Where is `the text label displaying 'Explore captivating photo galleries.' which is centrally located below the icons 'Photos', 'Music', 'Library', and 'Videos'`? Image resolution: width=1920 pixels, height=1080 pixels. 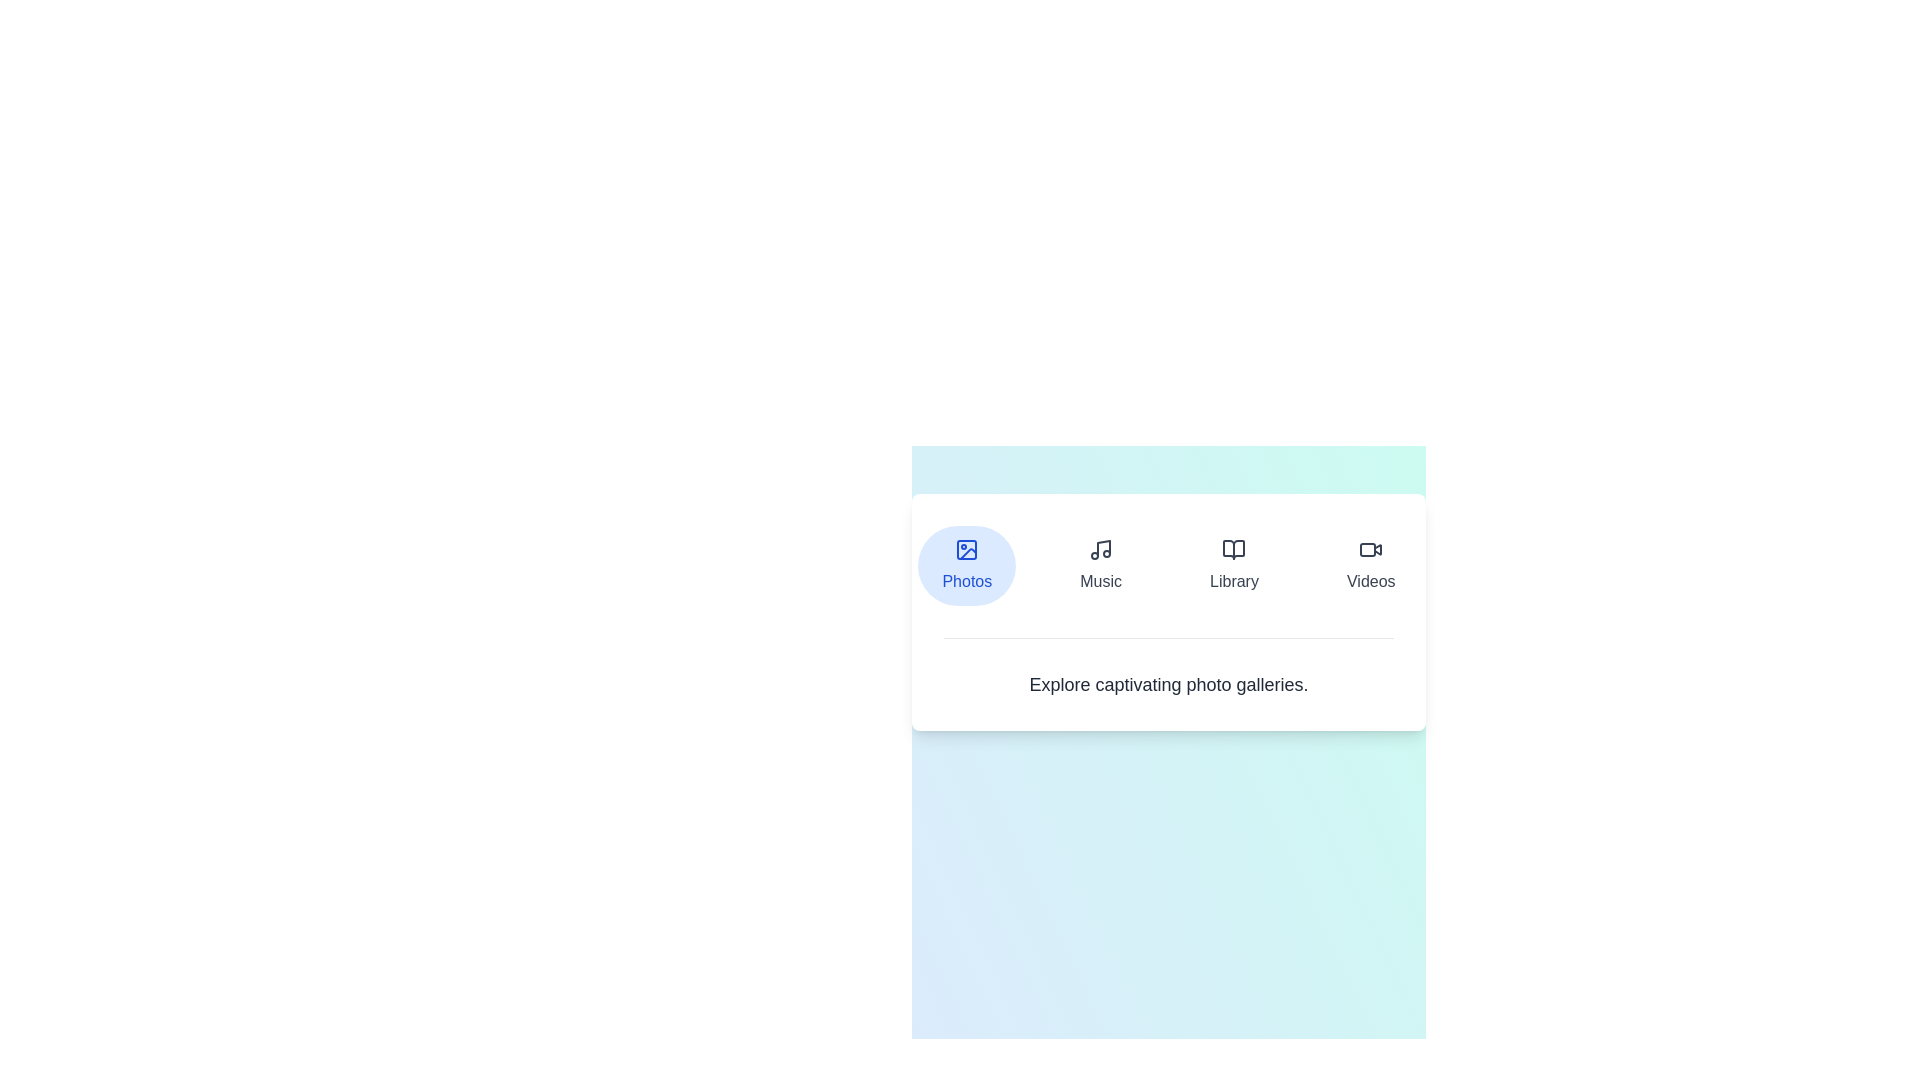
the text label displaying 'Explore captivating photo galleries.' which is centrally located below the icons 'Photos', 'Music', 'Library', and 'Videos' is located at coordinates (1169, 684).